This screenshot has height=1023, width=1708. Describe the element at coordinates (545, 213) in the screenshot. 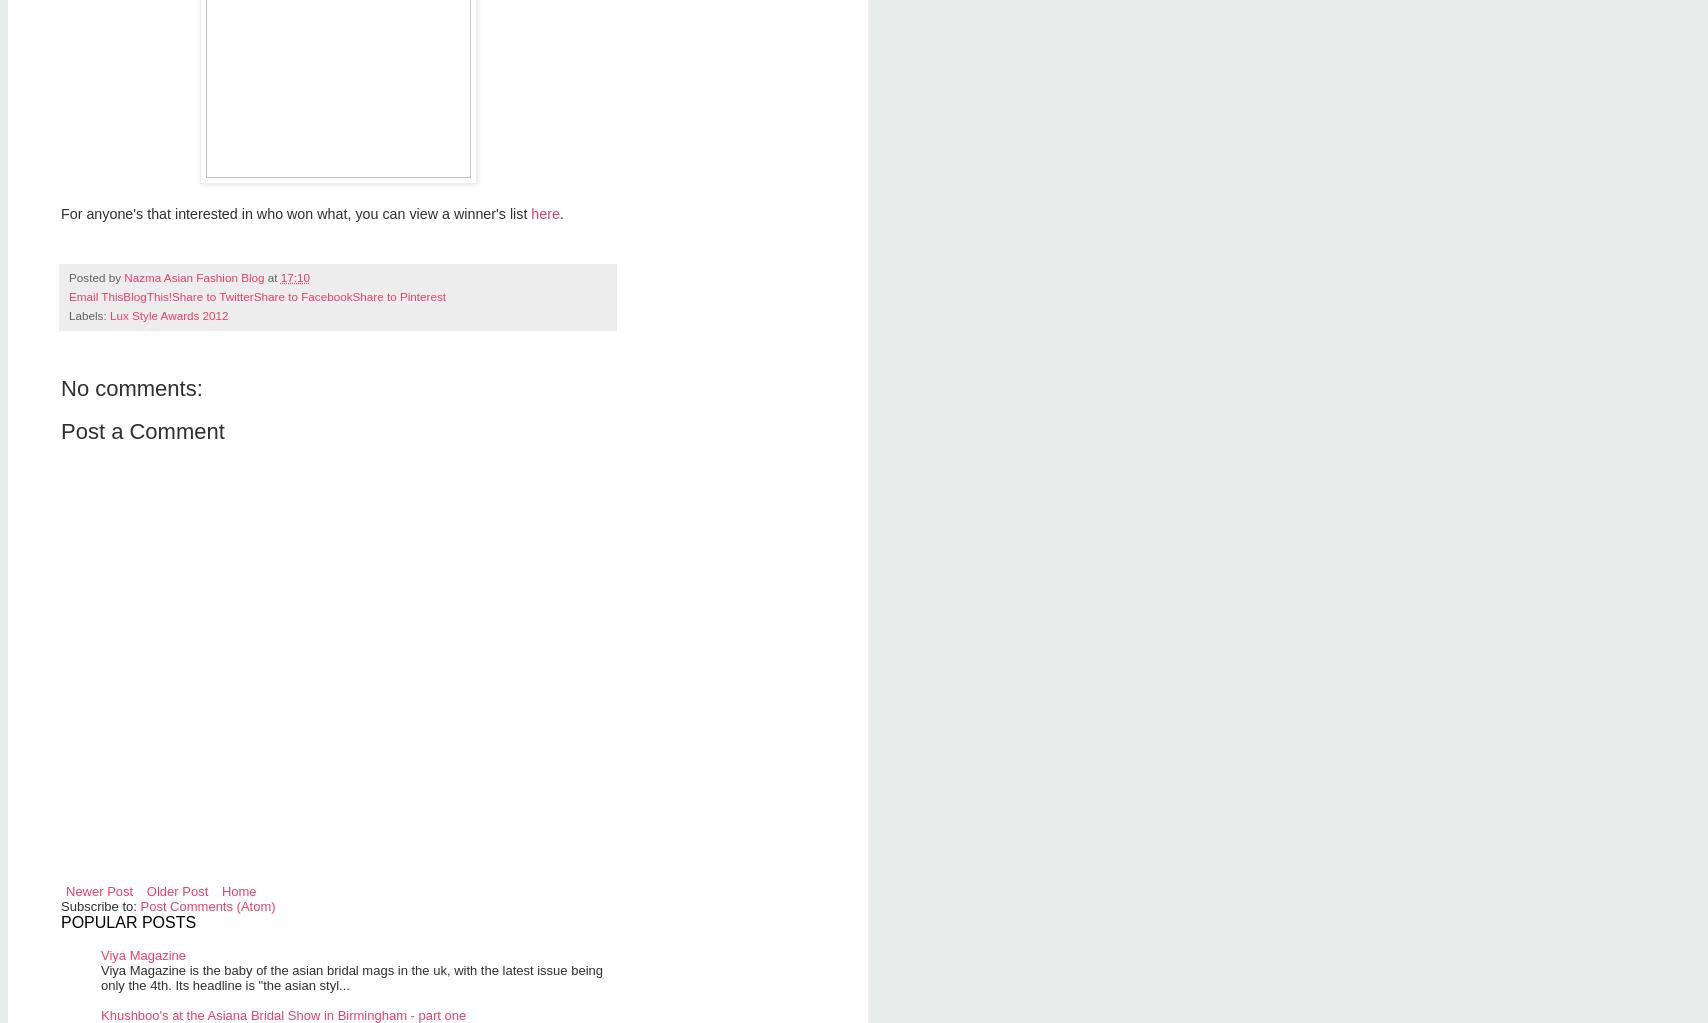

I see `'here'` at that location.